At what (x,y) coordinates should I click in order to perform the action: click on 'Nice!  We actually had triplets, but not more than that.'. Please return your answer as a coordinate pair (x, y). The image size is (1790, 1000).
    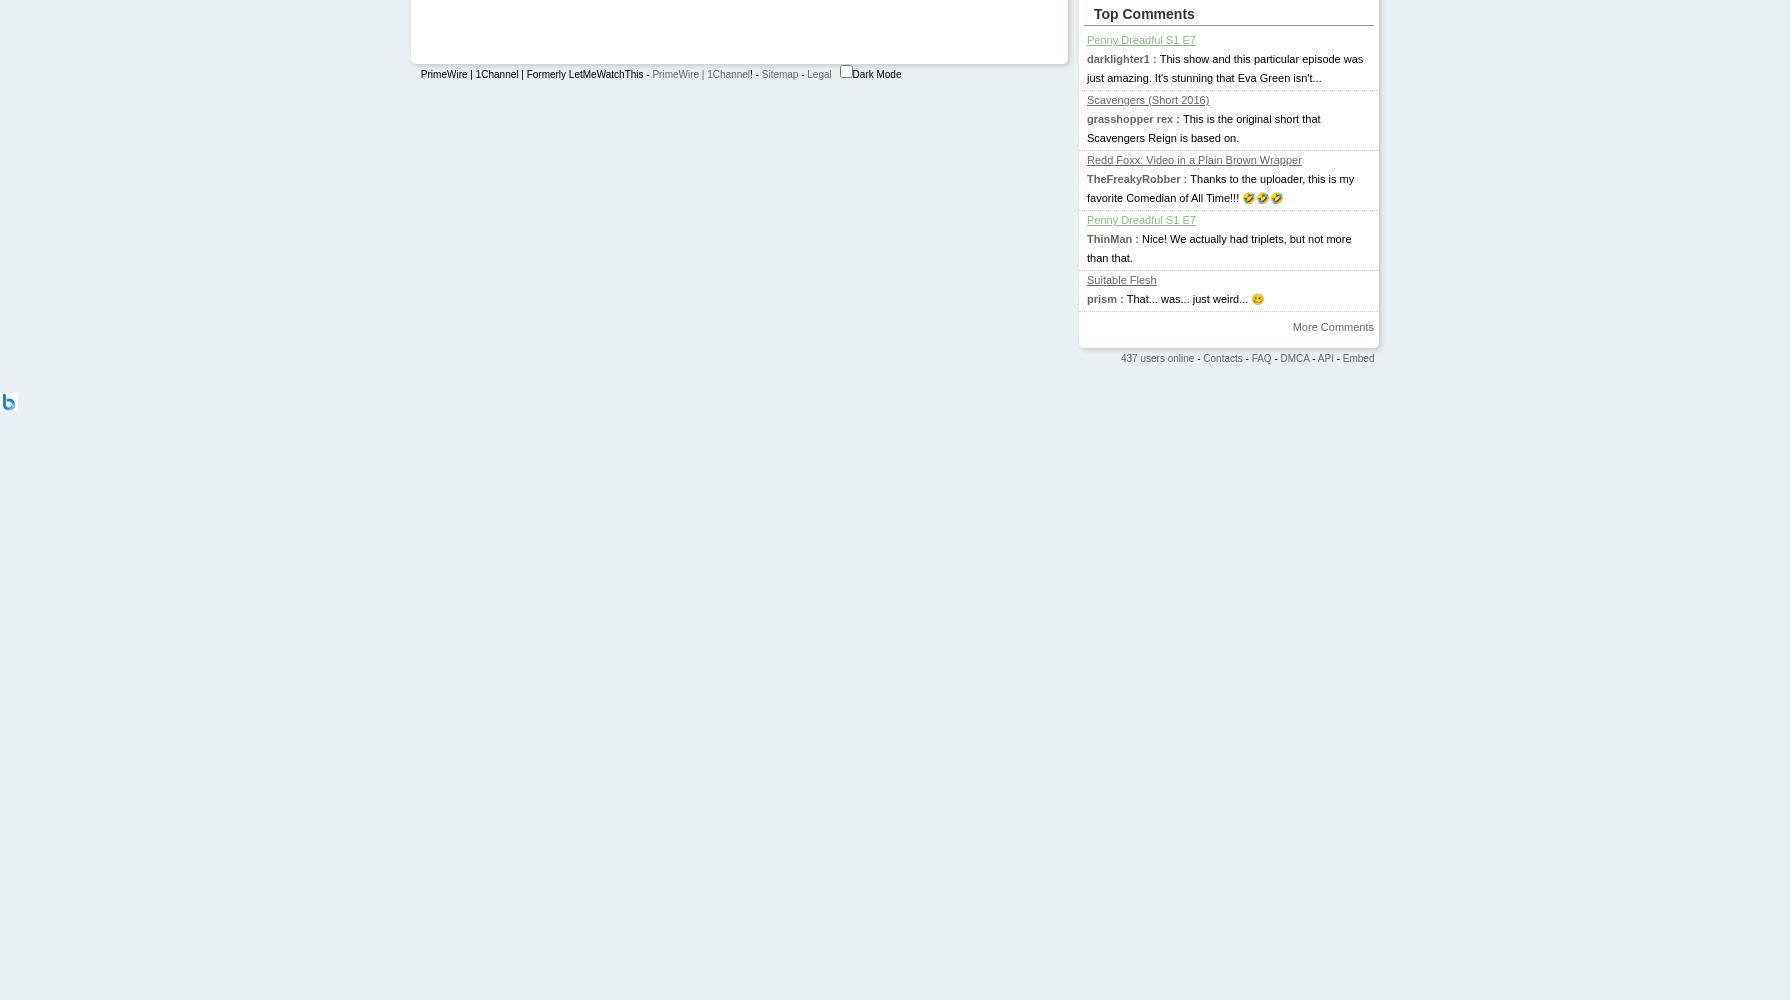
    Looking at the image, I should click on (1218, 247).